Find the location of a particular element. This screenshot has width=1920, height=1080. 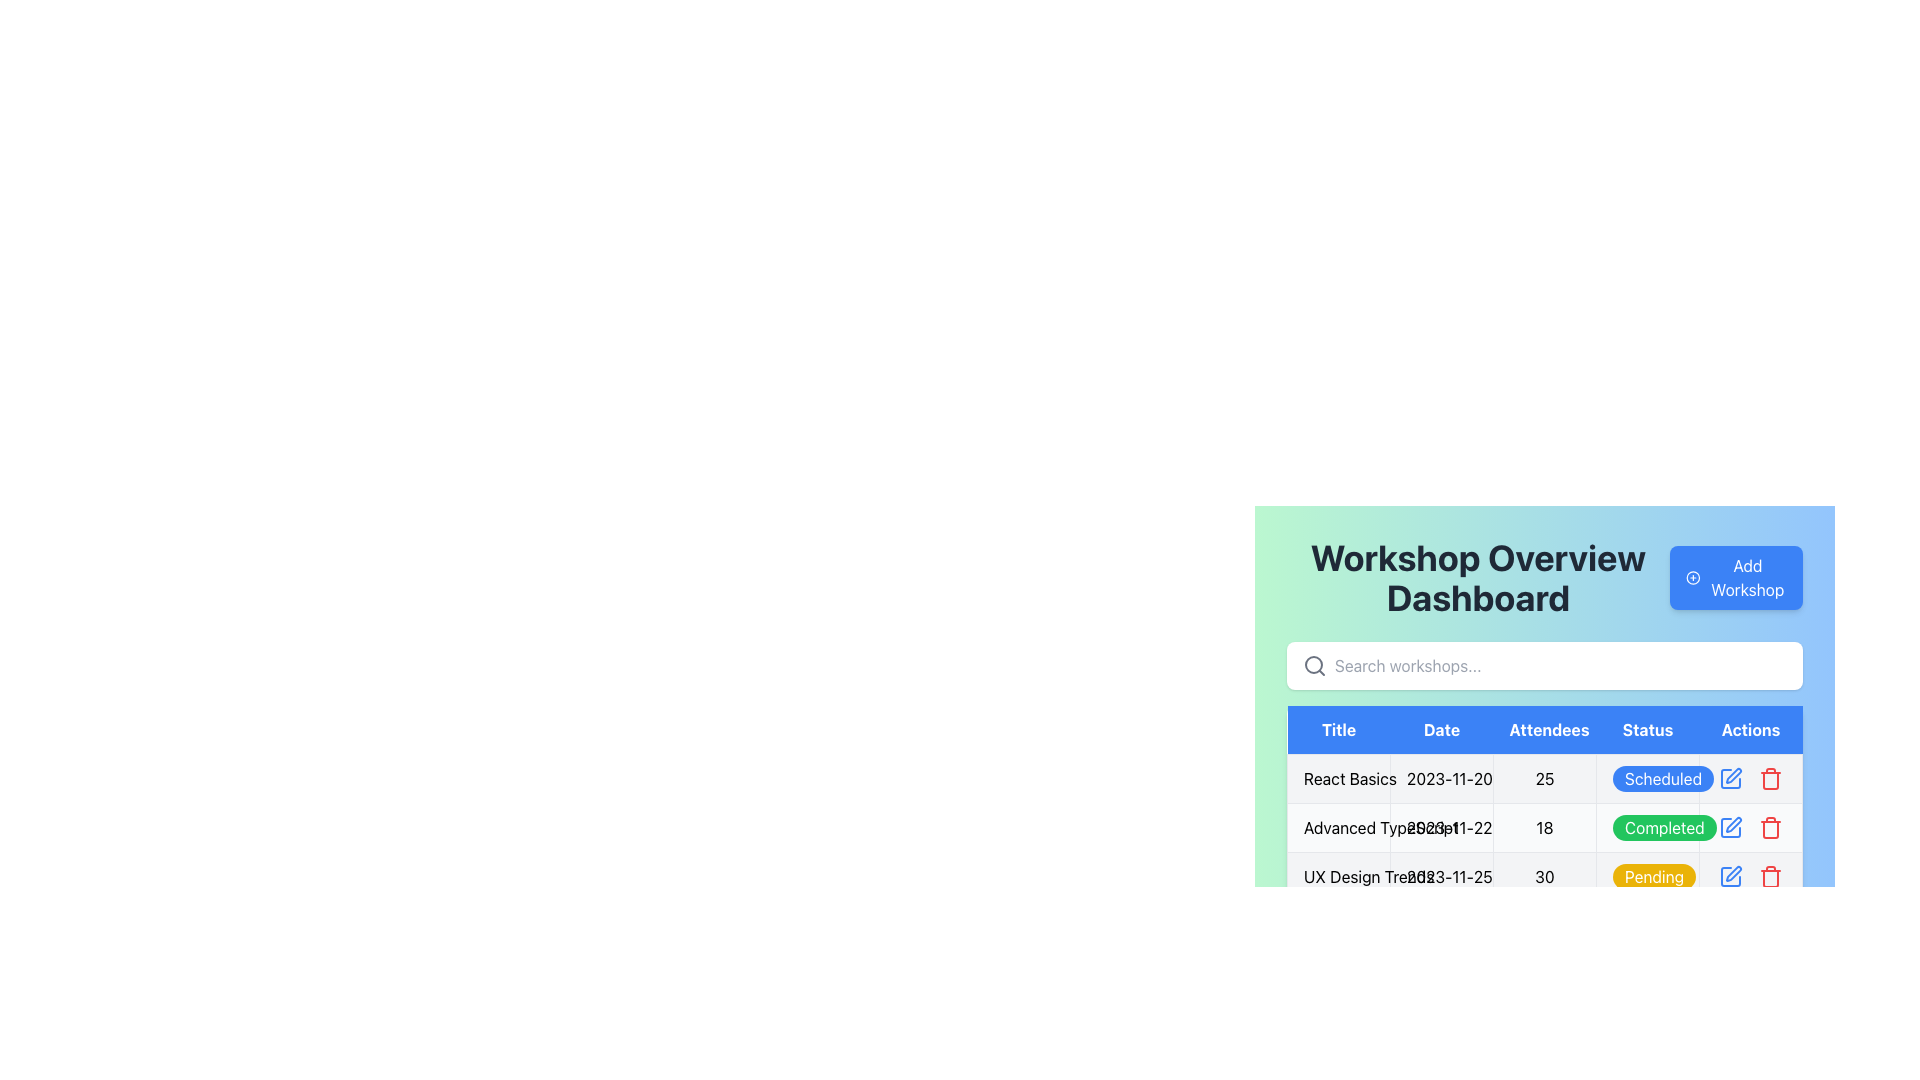

the edit button represented by a blue pen icon located in the 'Actions' column of the last row in the 'Workshop Overview Dashboard', positioned between a 'Pending' status badge and a red trash bin icon is located at coordinates (1730, 875).